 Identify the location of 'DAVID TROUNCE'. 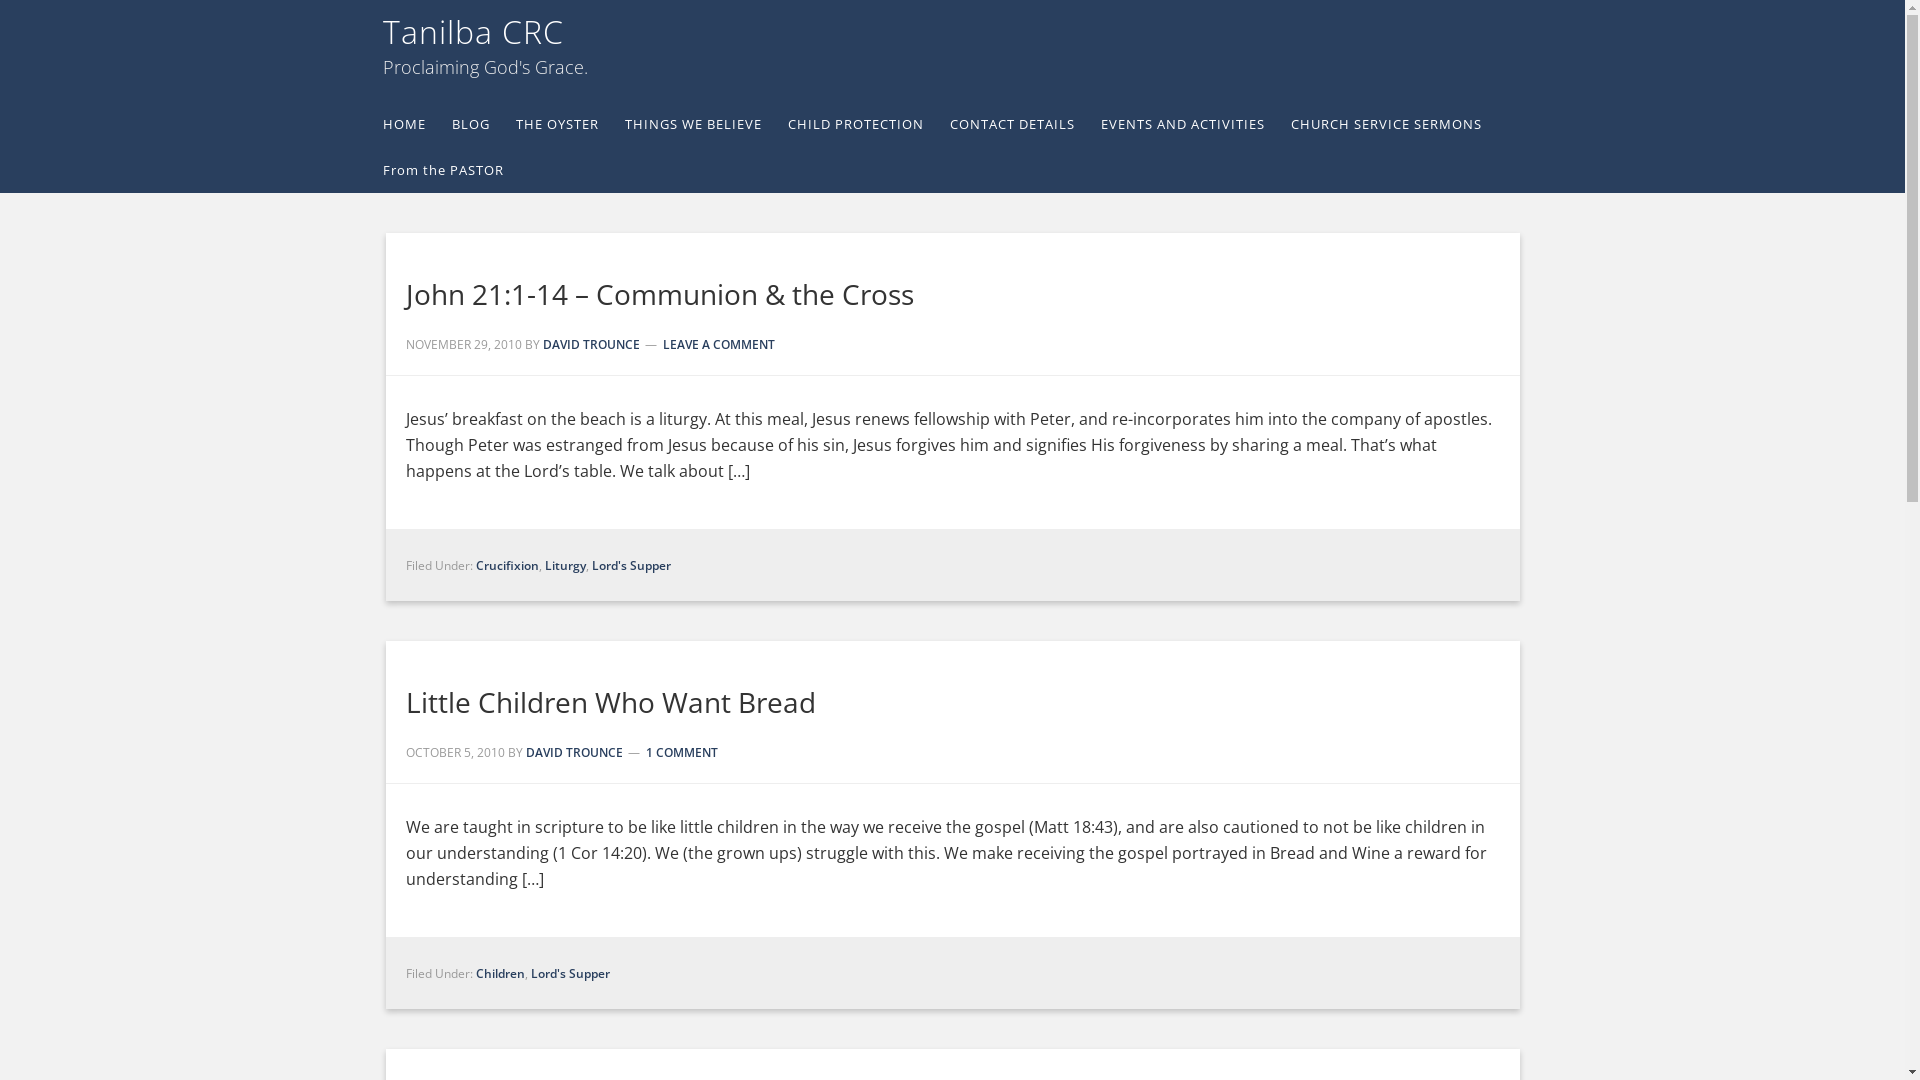
(589, 343).